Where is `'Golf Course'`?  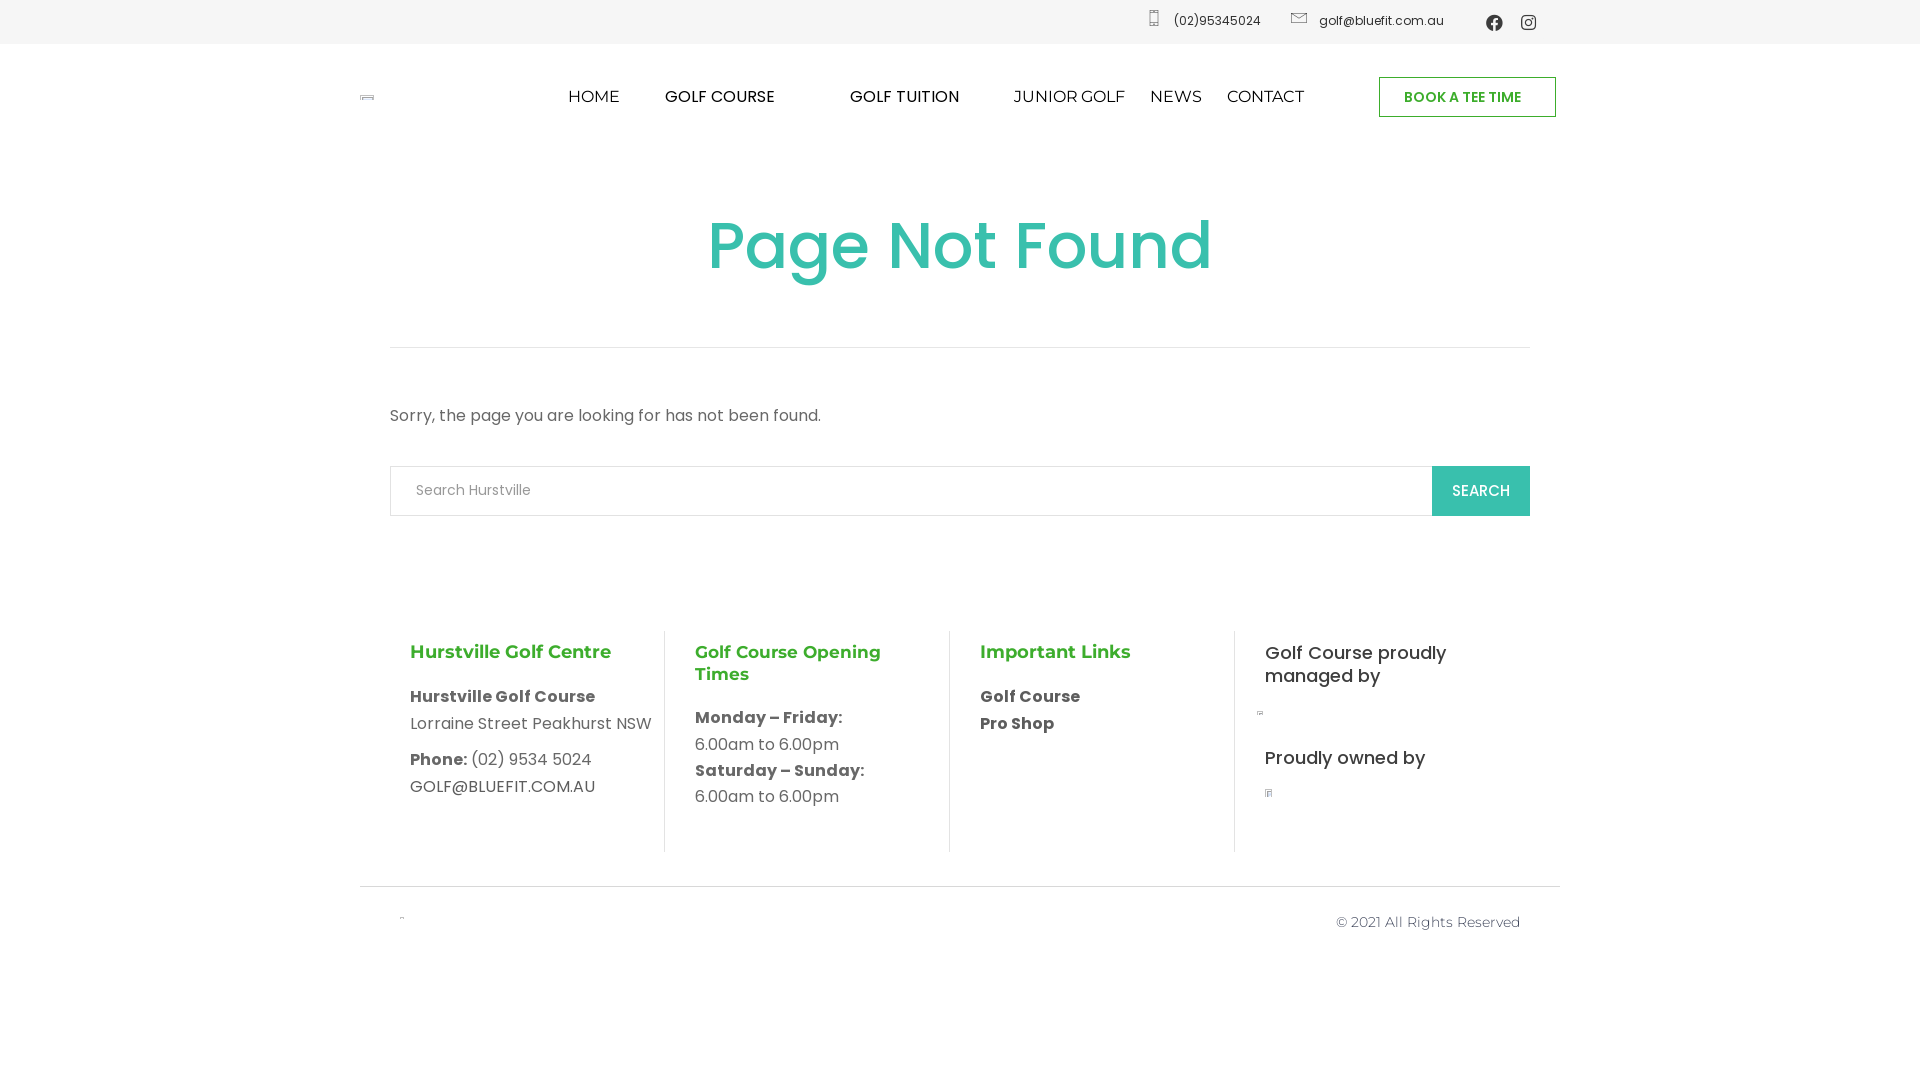 'Golf Course' is located at coordinates (1030, 695).